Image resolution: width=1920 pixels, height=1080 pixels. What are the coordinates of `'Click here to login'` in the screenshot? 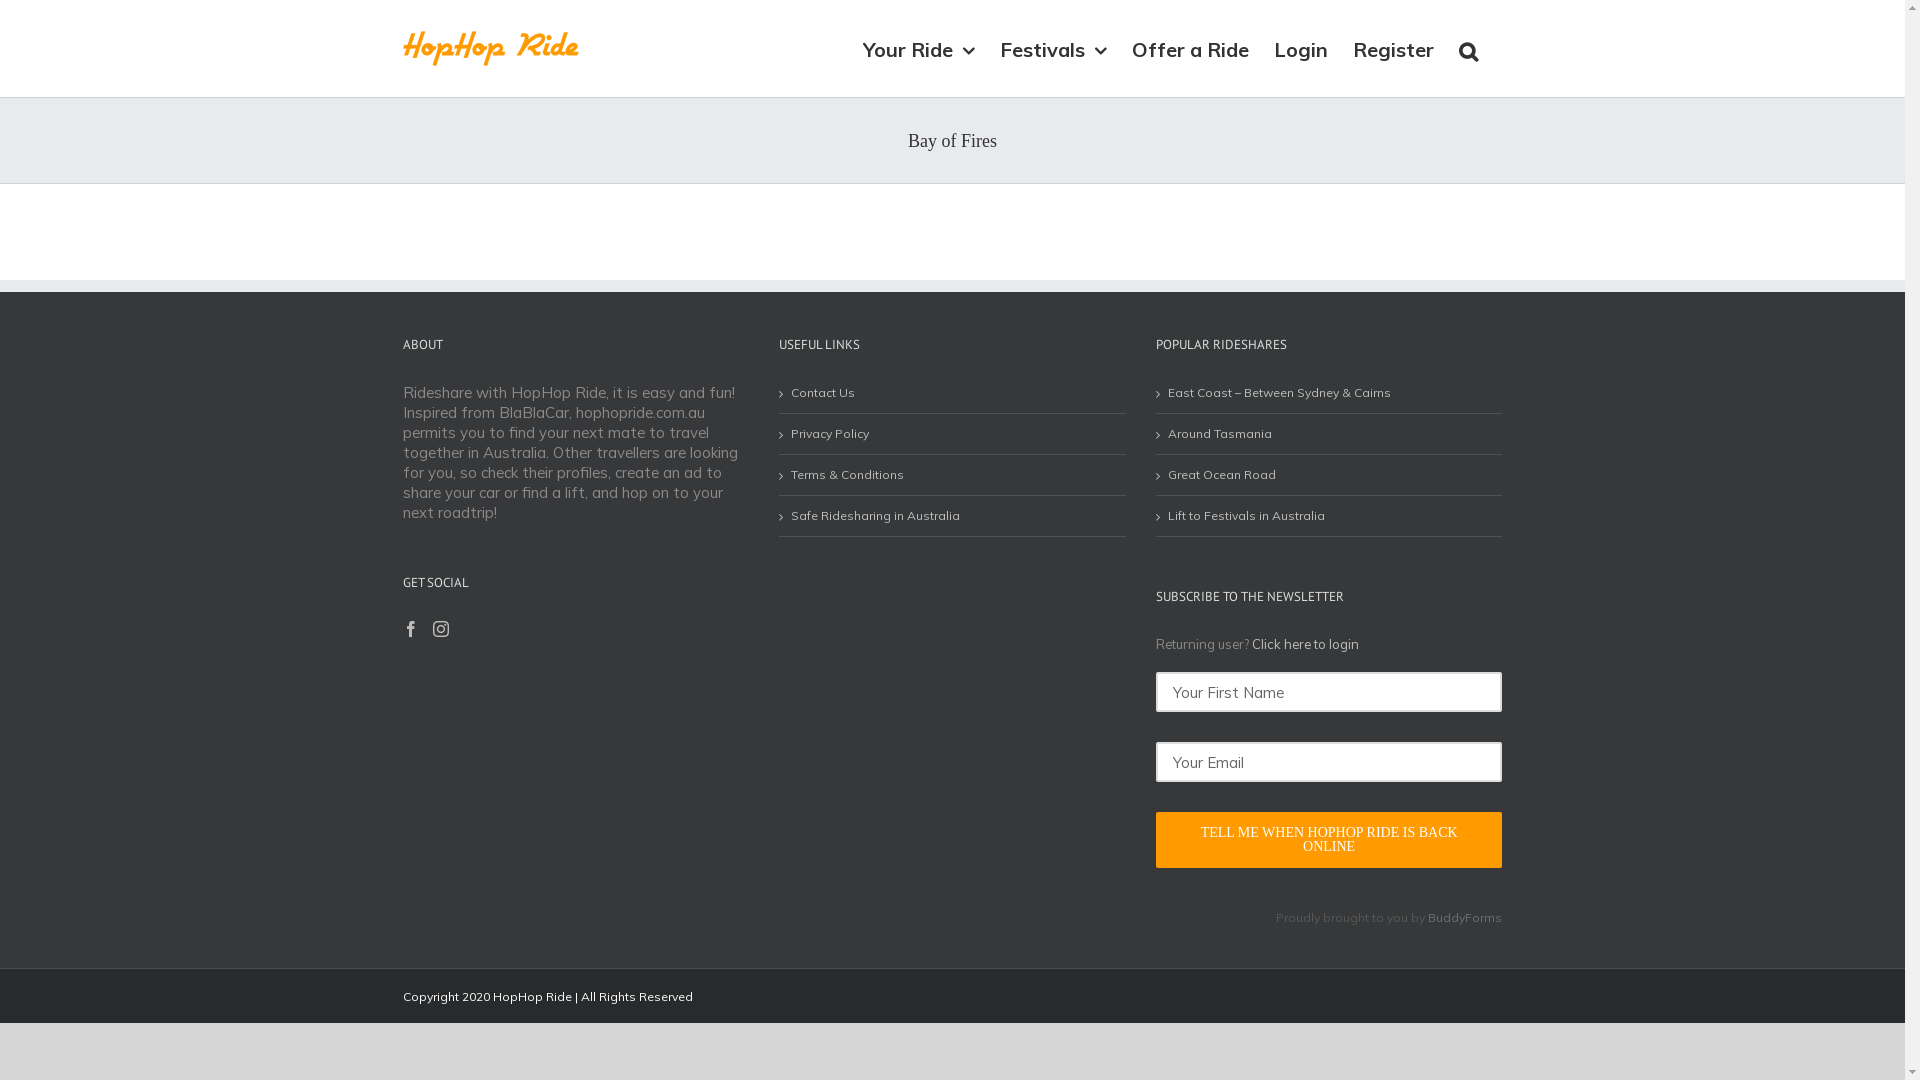 It's located at (1305, 644).